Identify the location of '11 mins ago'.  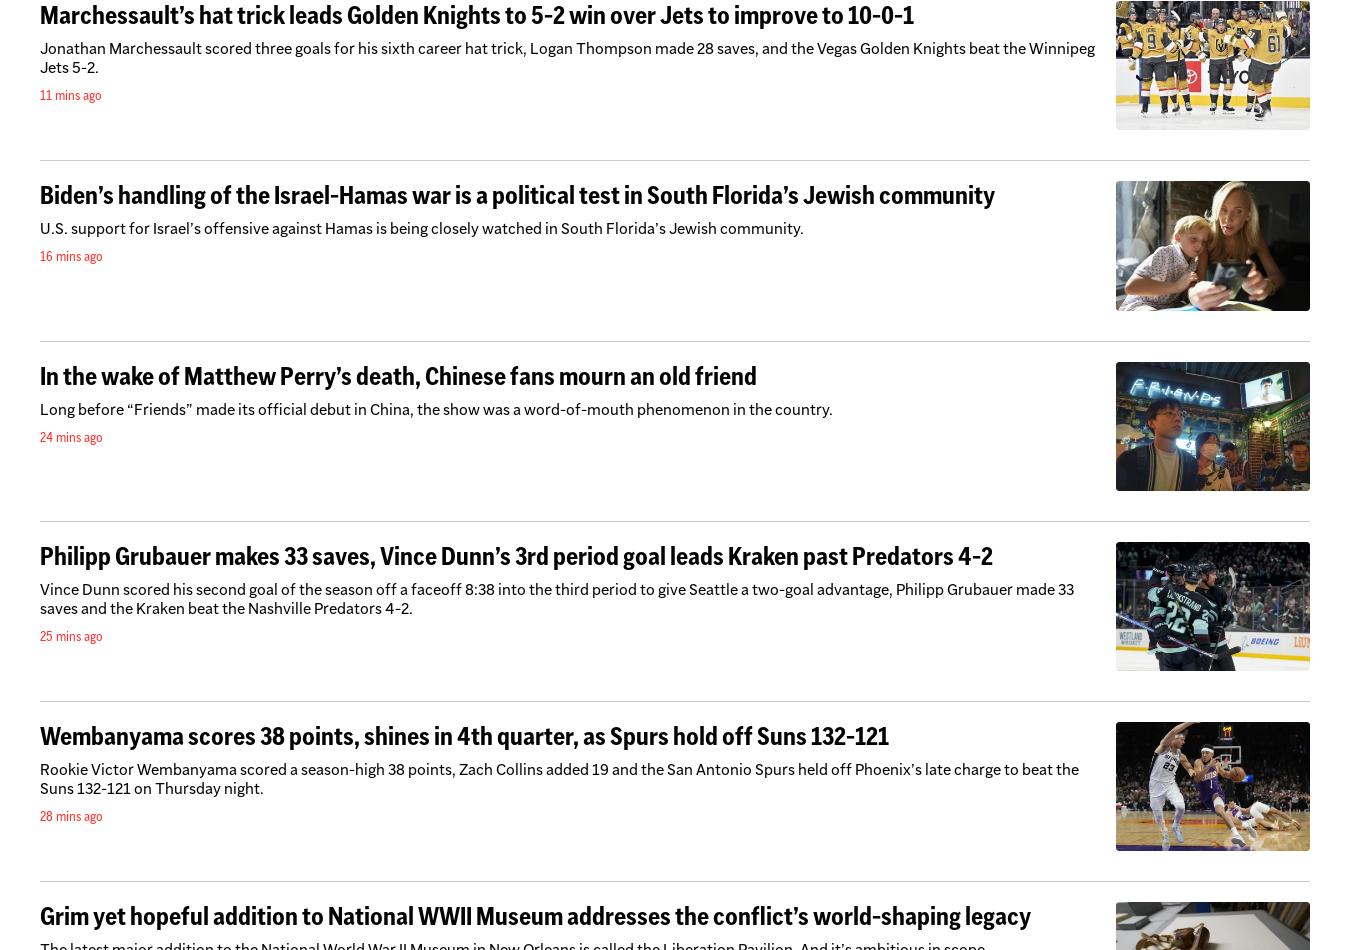
(38, 95).